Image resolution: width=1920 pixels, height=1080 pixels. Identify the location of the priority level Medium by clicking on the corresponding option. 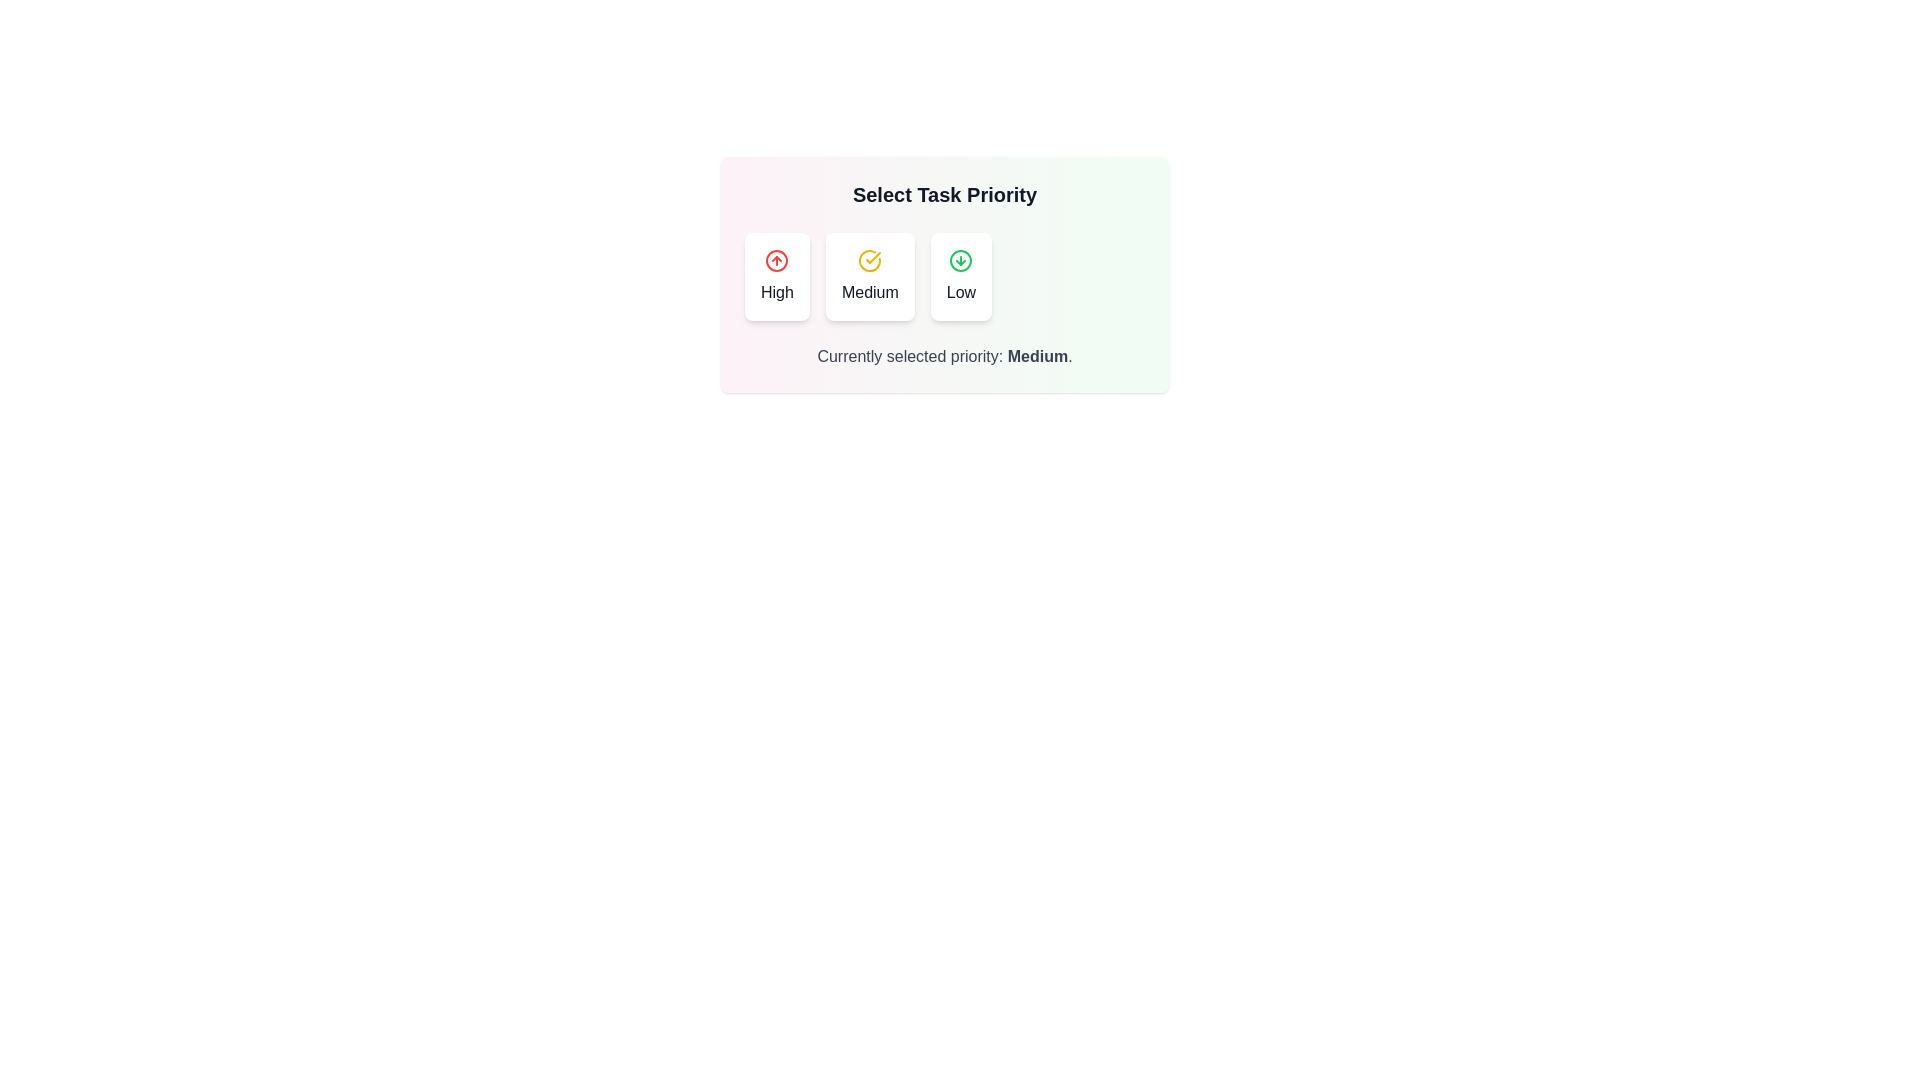
(869, 277).